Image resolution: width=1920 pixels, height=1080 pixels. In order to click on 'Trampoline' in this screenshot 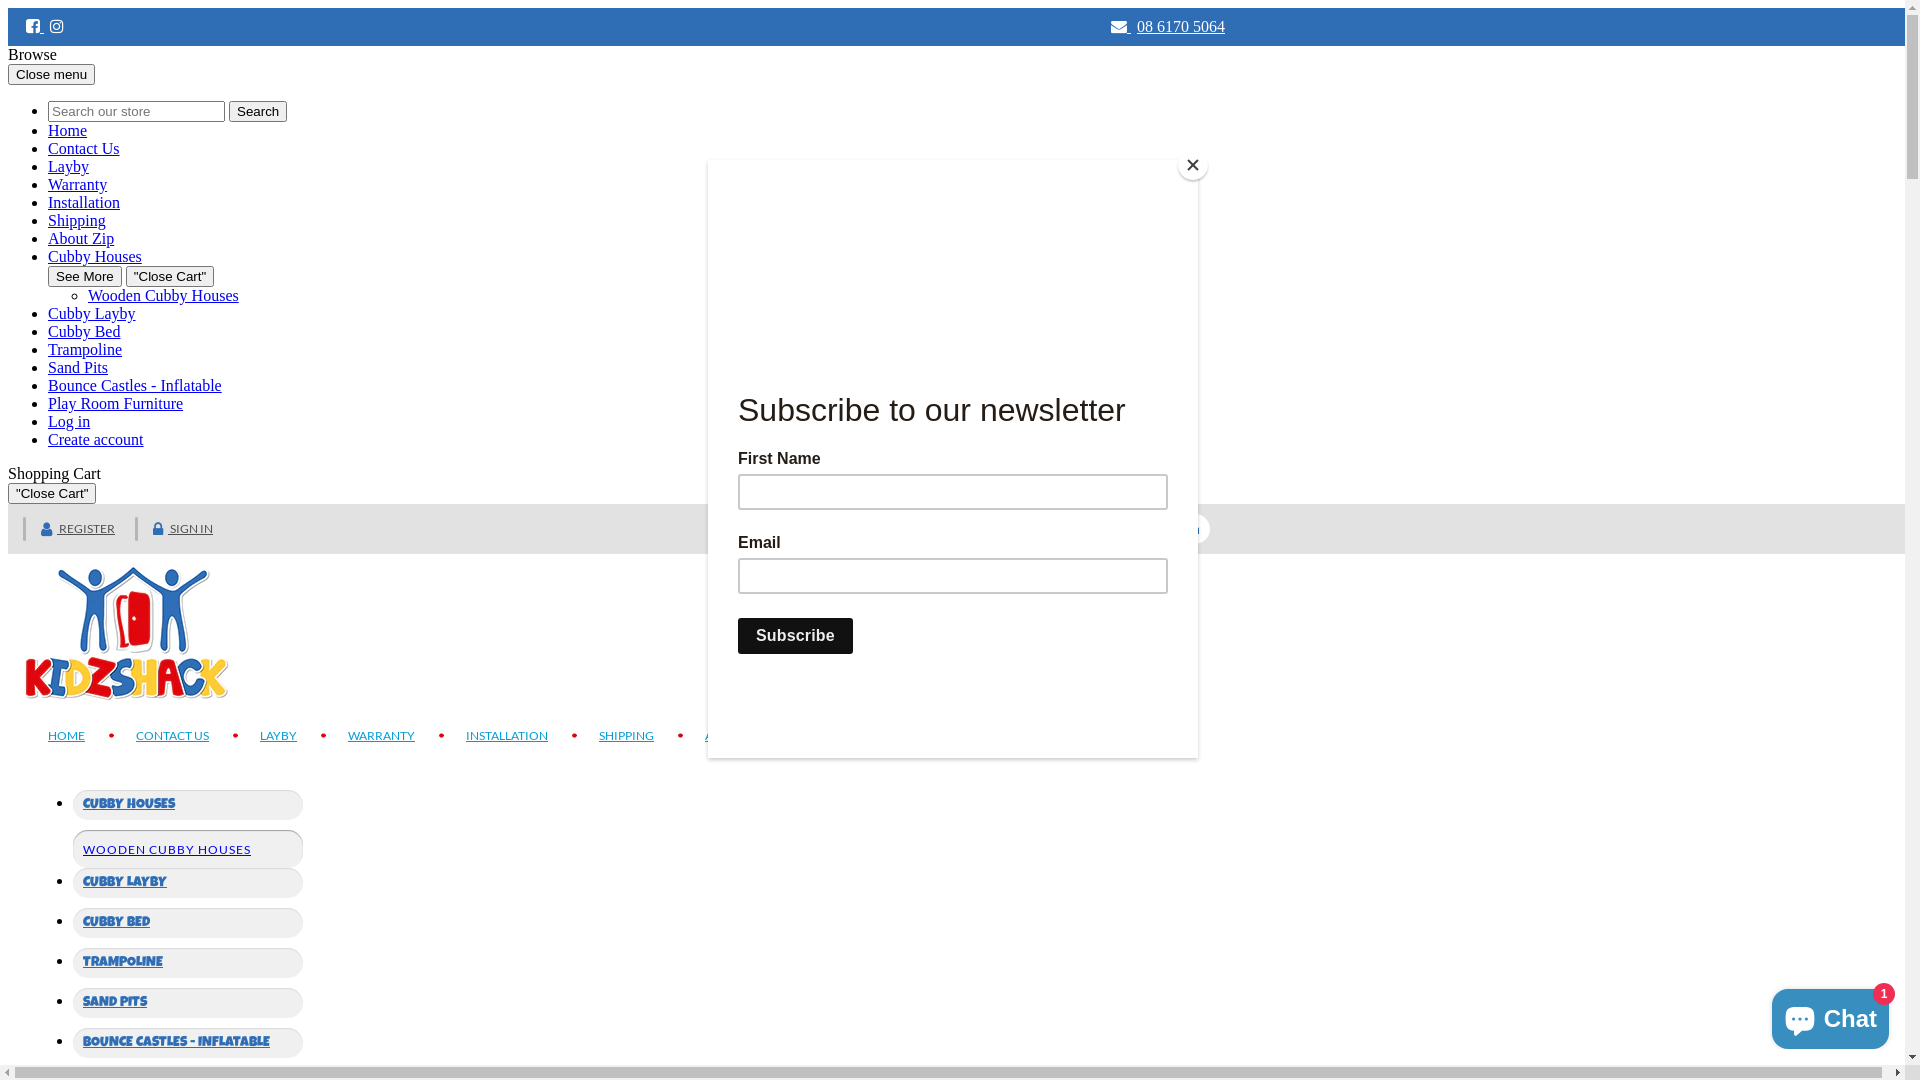, I will do `click(84, 348)`.